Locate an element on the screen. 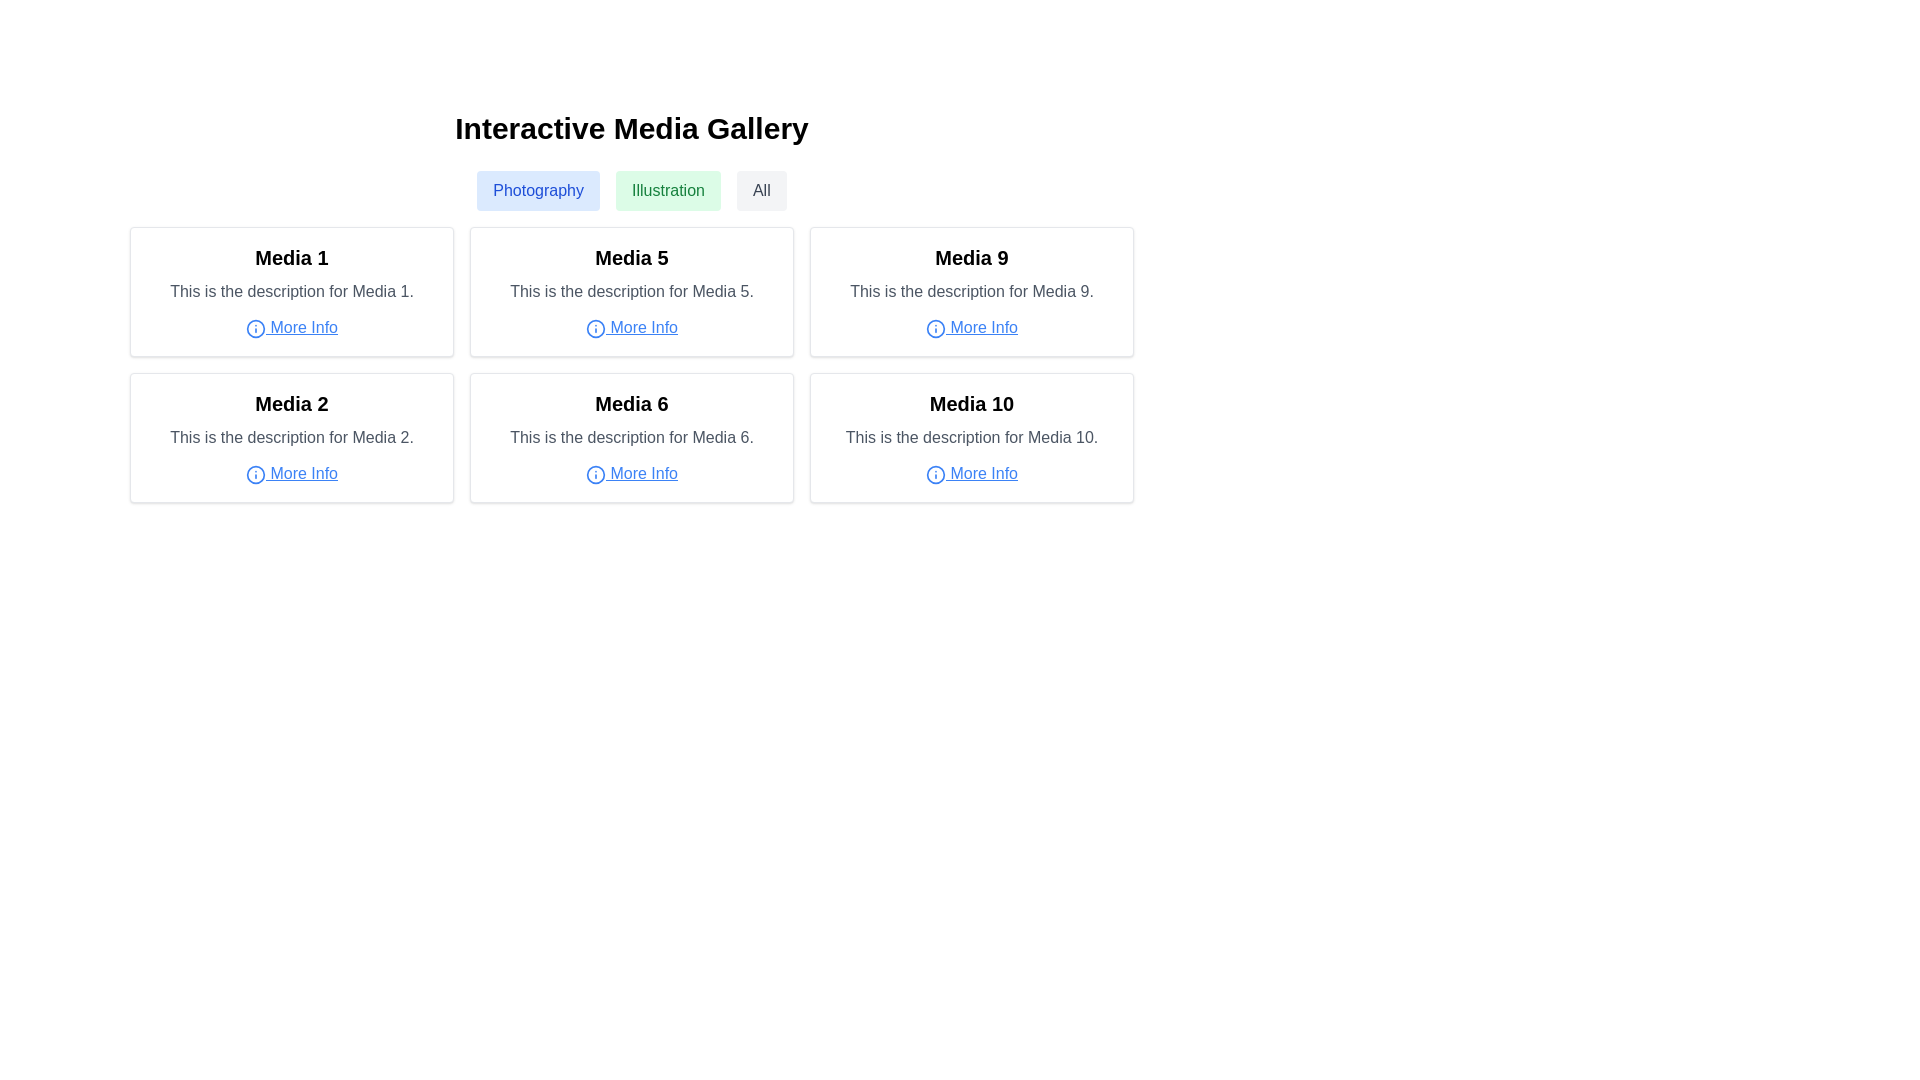  the 'information' icon that is part of the 'More Info' link associated with 'Media 9', which is a circular icon containing an 'i' symbol located in the third column of the second row is located at coordinates (935, 327).